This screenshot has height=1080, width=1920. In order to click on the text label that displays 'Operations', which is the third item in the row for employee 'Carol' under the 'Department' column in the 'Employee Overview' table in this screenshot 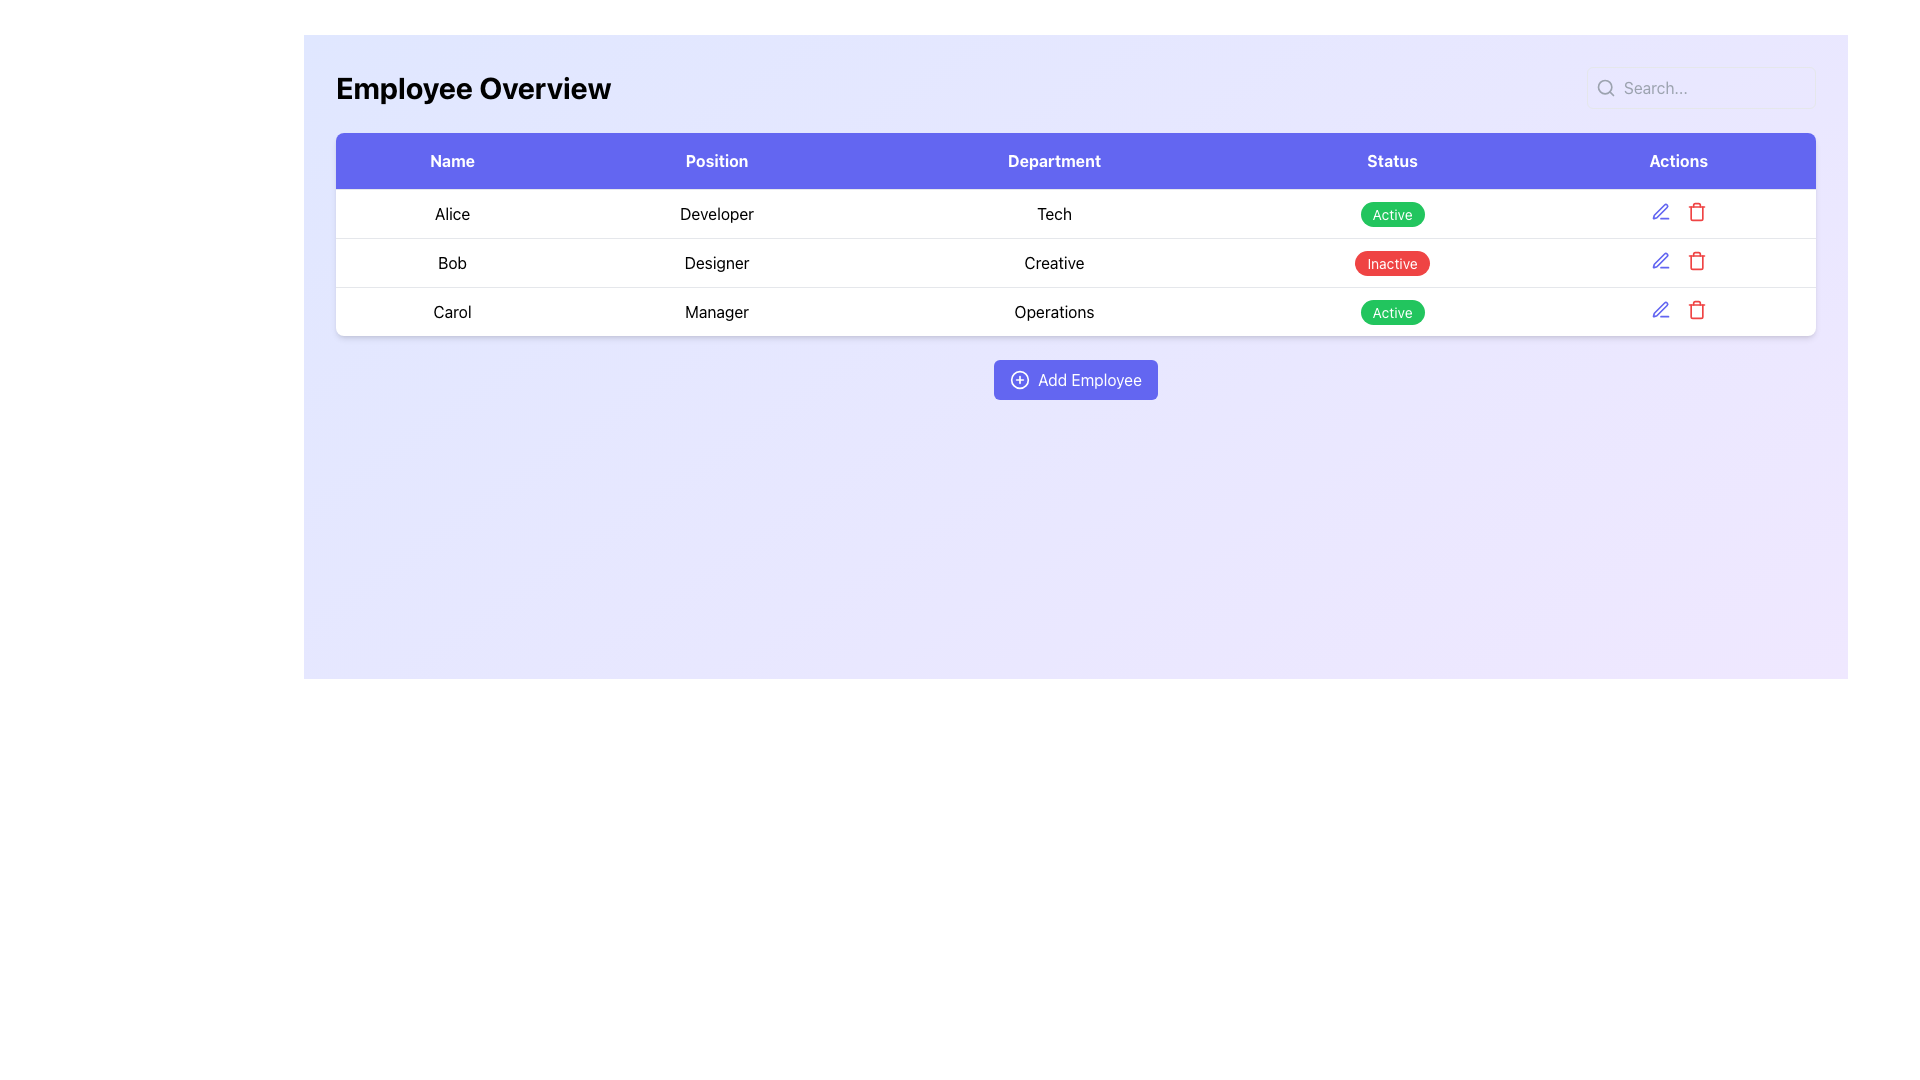, I will do `click(1053, 311)`.